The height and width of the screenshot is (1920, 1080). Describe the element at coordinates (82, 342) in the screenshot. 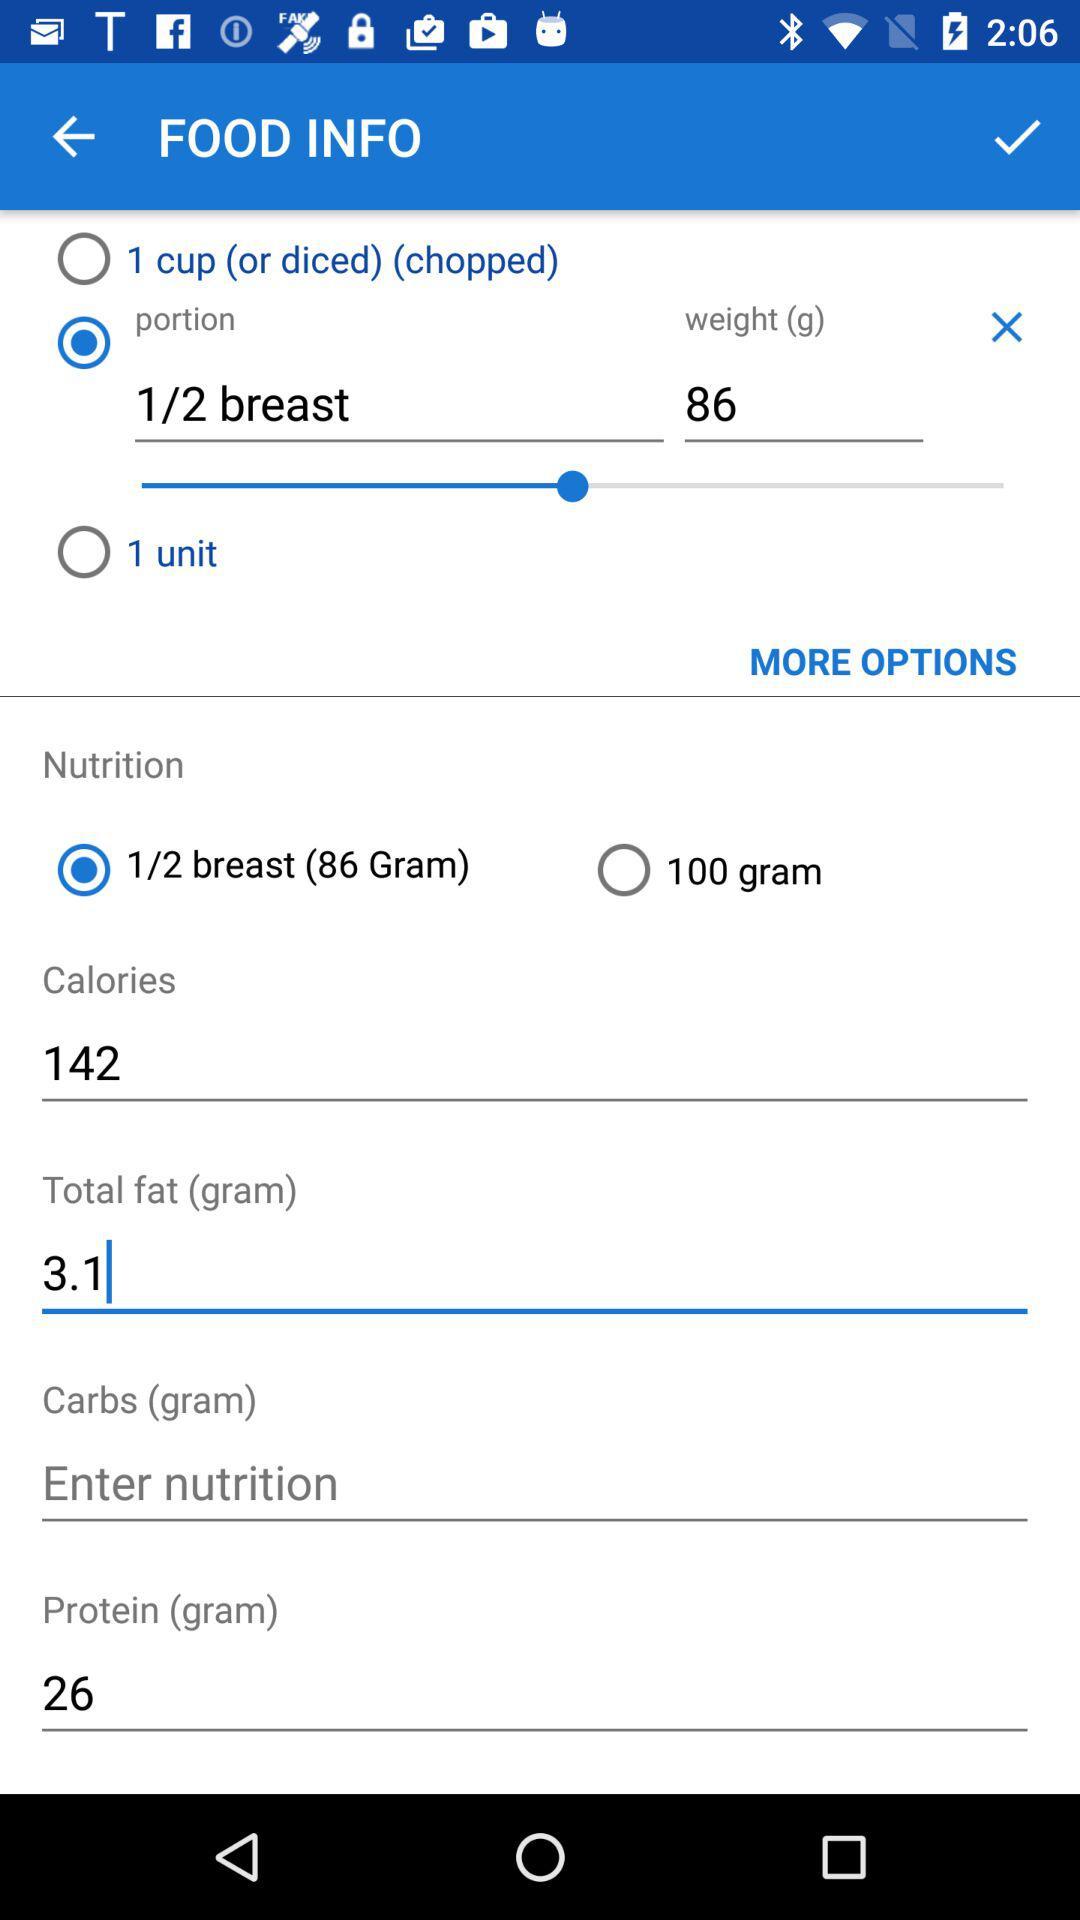

I see `portion option` at that location.